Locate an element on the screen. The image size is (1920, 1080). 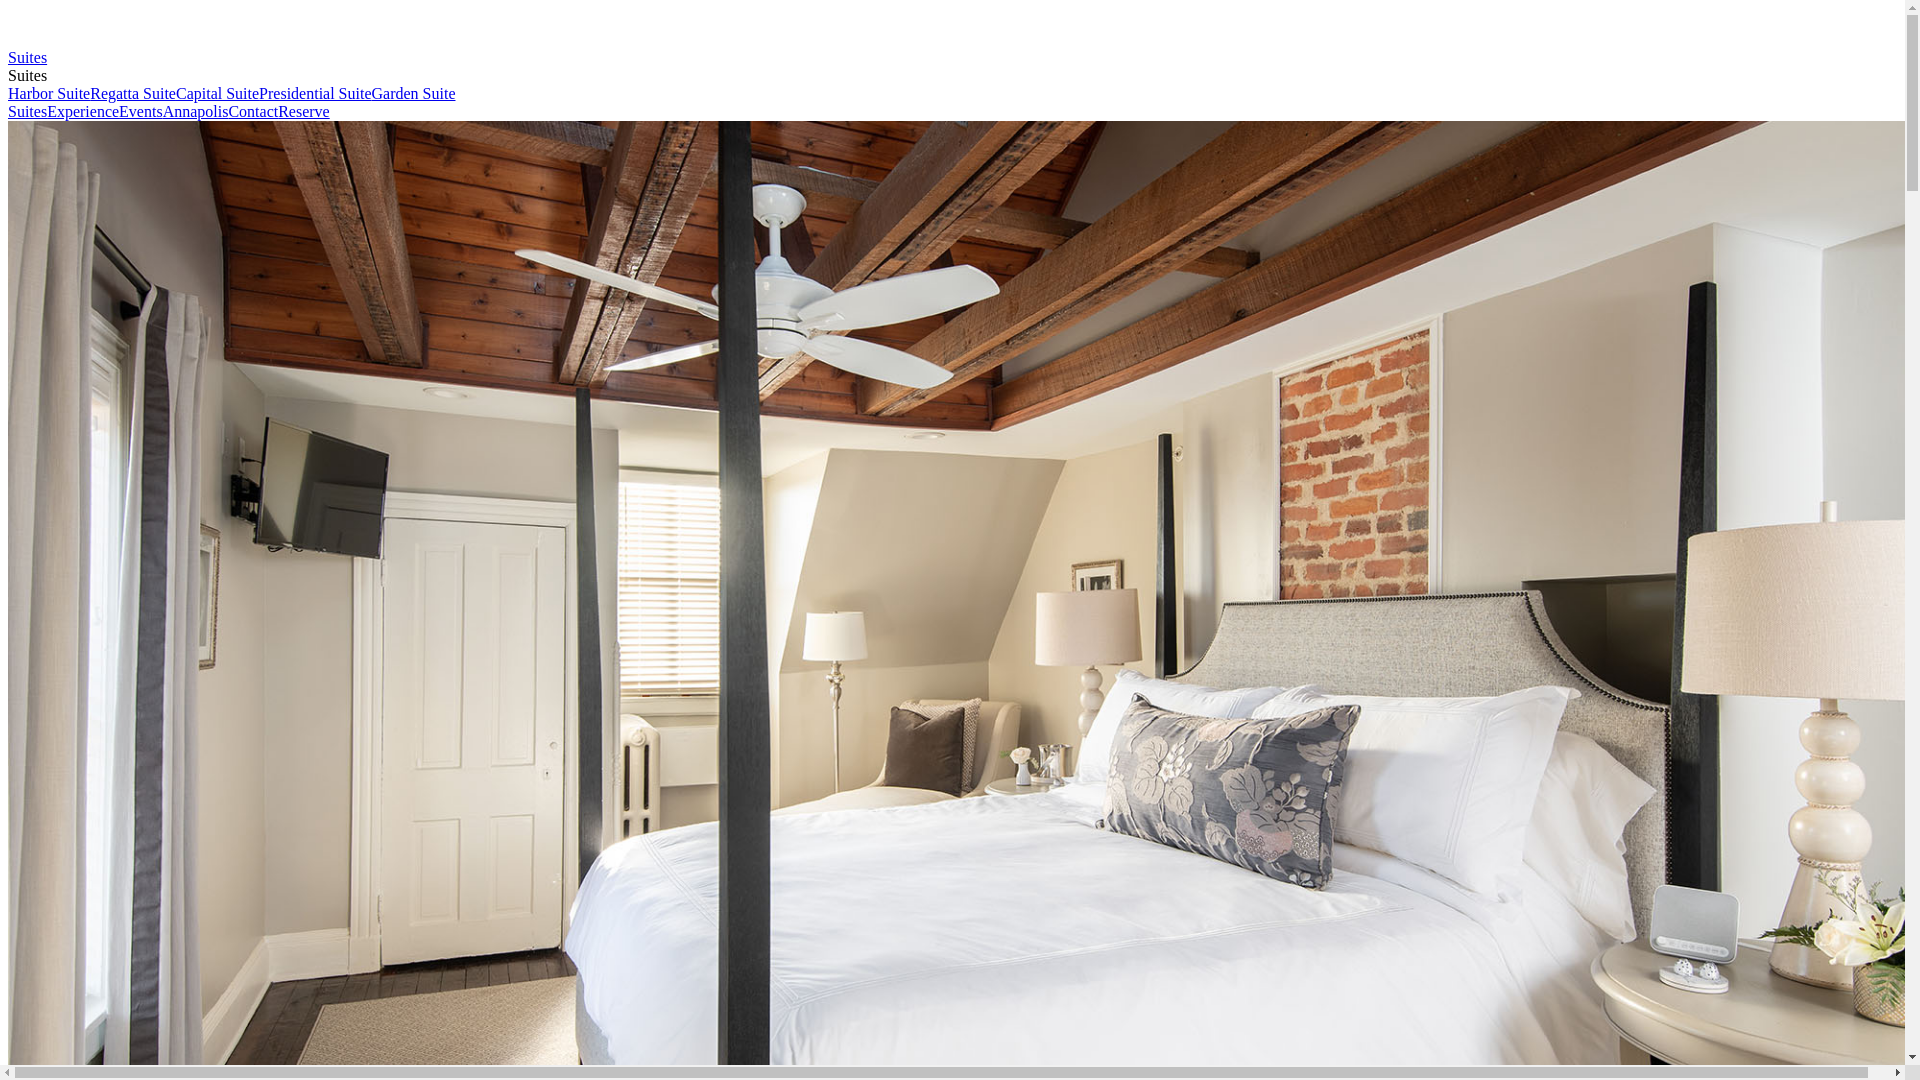
'Harbor Suite' is located at coordinates (8, 93).